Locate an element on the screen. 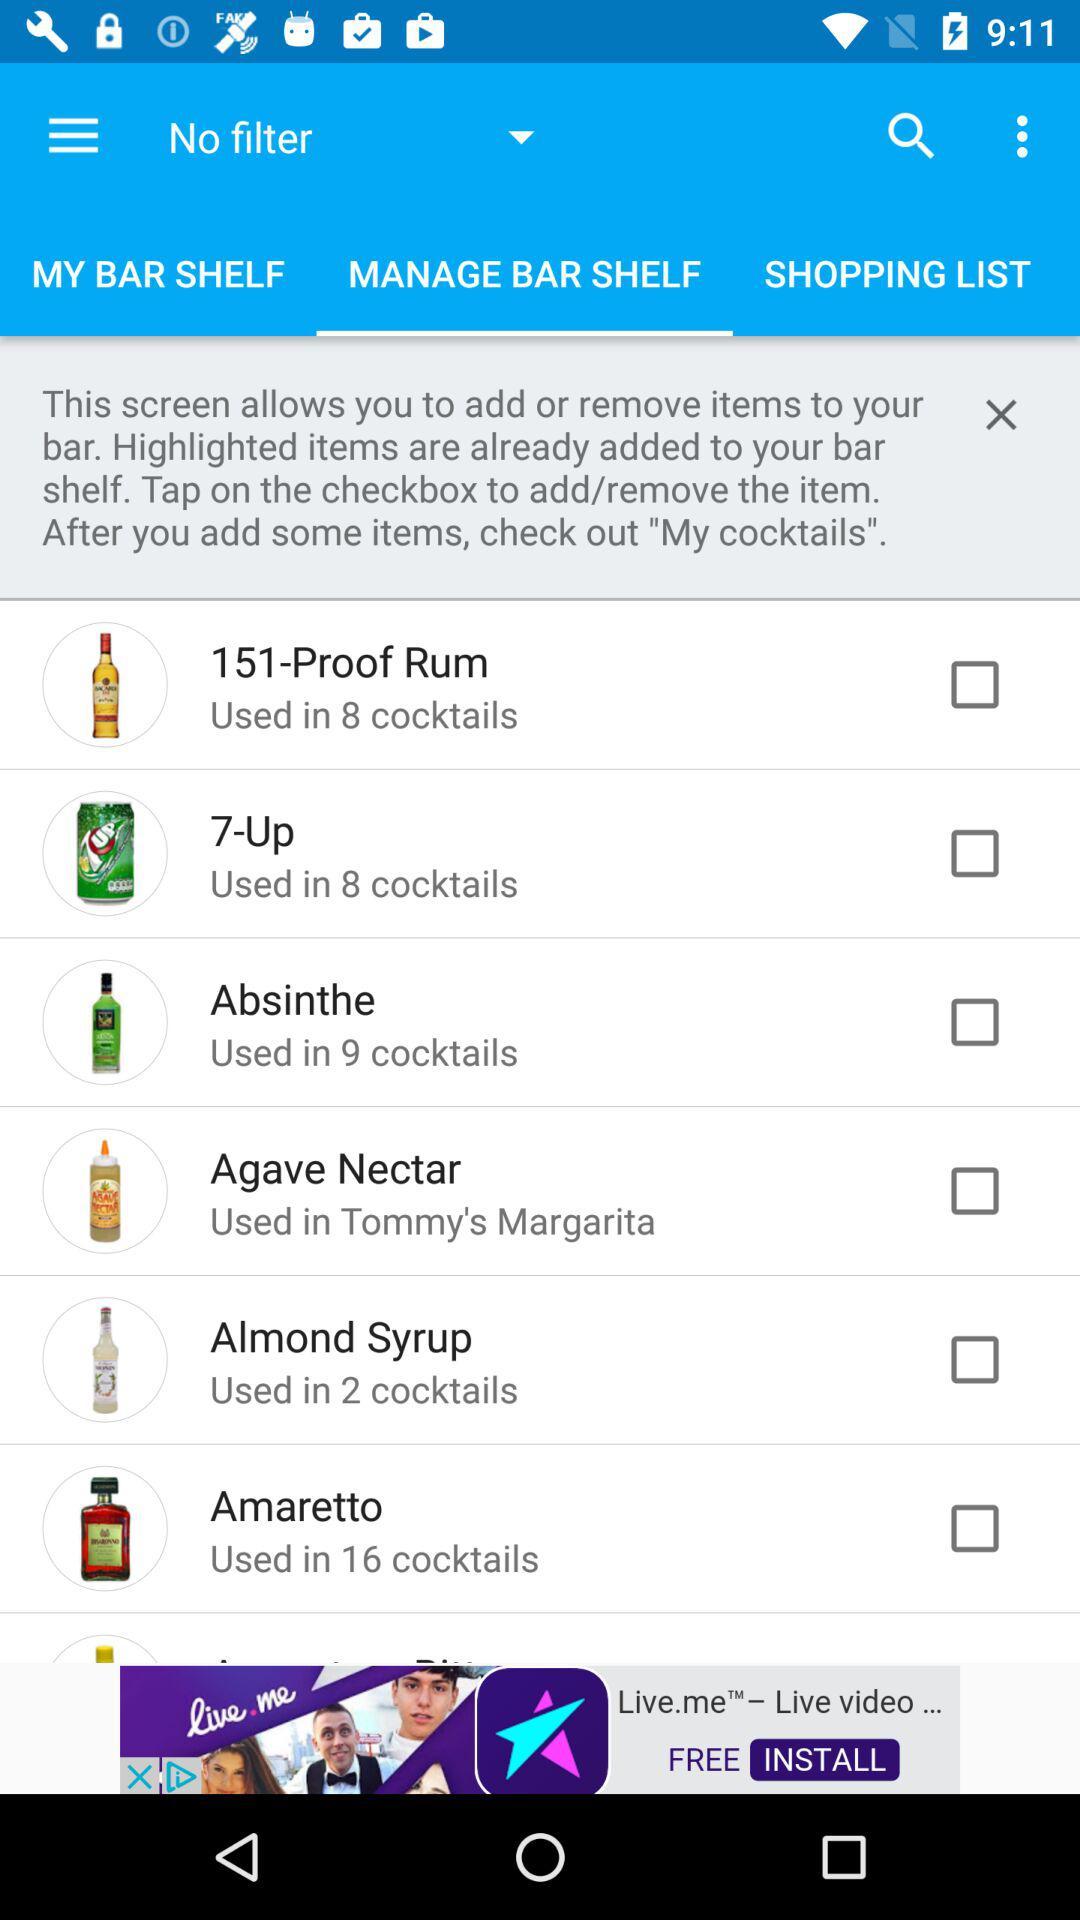 The image size is (1080, 1920). button is located at coordinates (1001, 413).